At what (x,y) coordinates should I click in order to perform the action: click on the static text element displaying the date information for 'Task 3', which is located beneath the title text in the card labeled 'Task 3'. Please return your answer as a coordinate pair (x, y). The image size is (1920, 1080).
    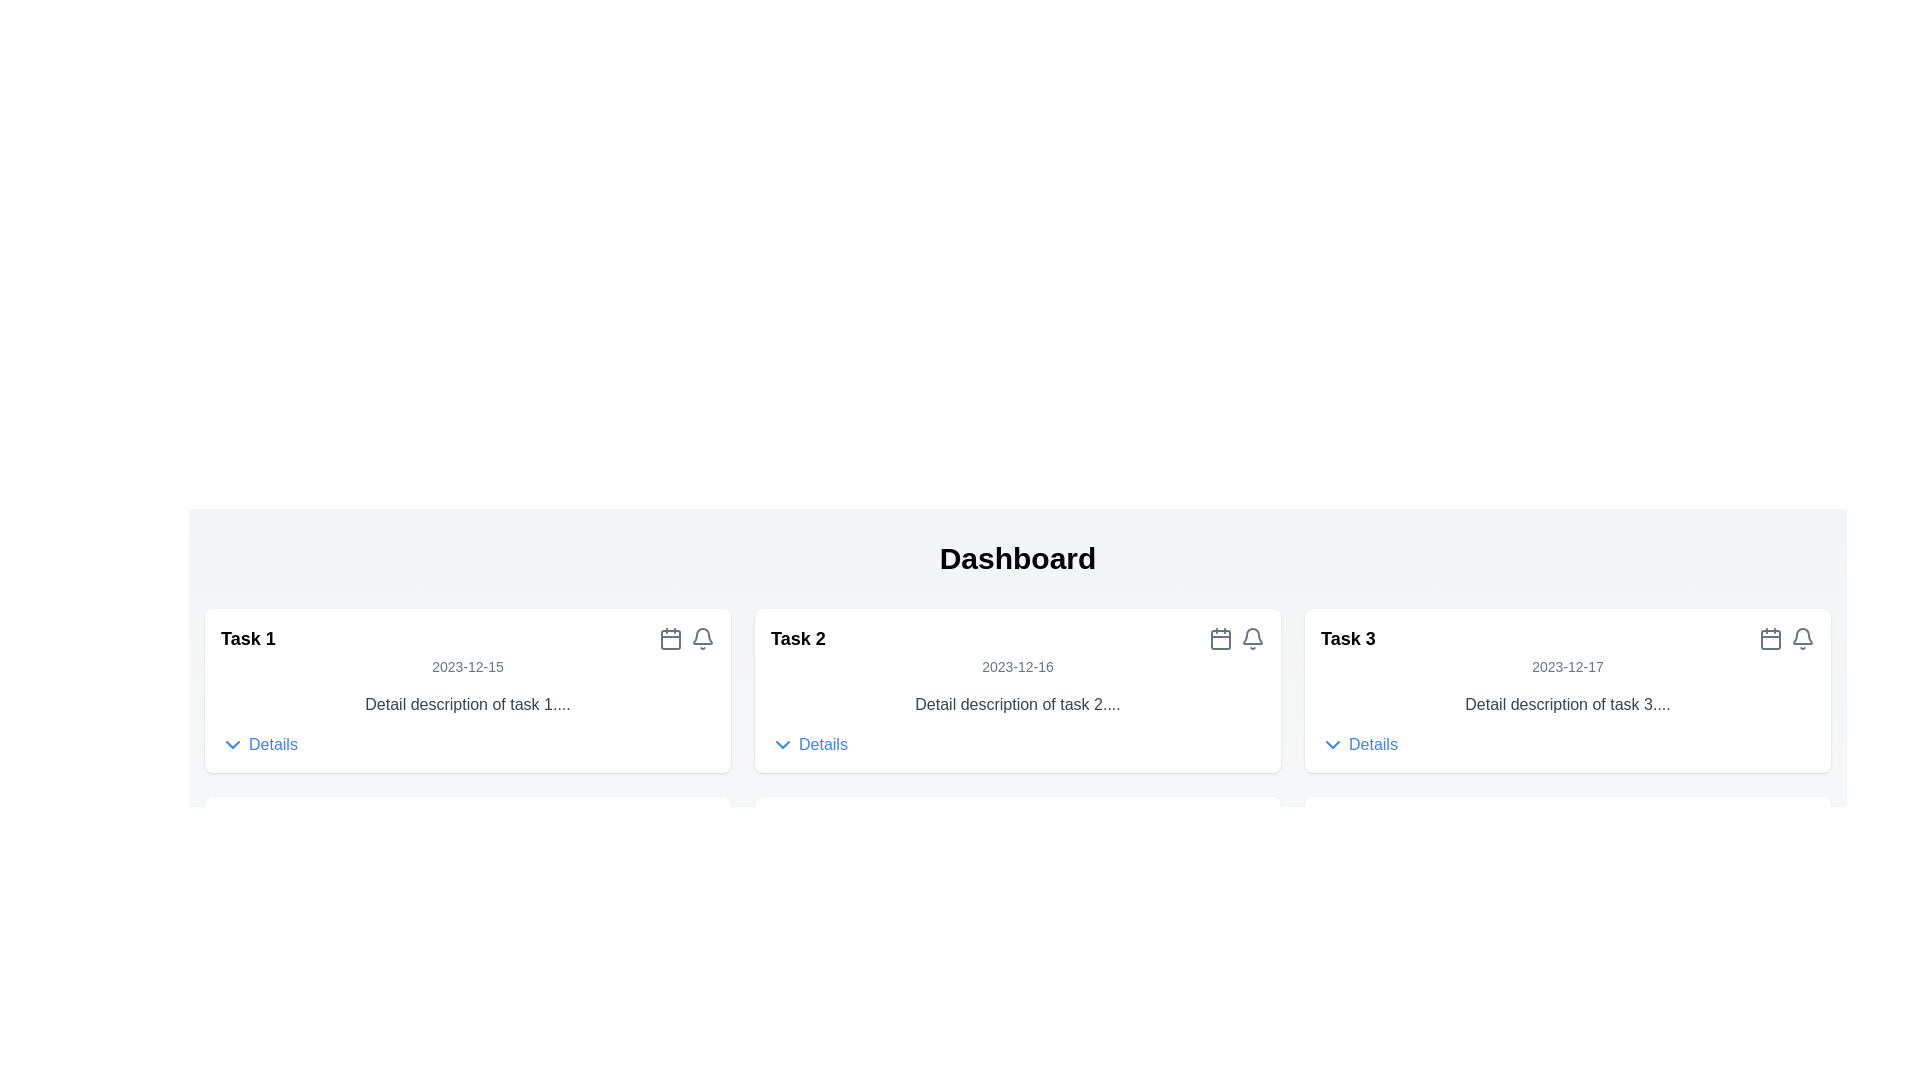
    Looking at the image, I should click on (1567, 667).